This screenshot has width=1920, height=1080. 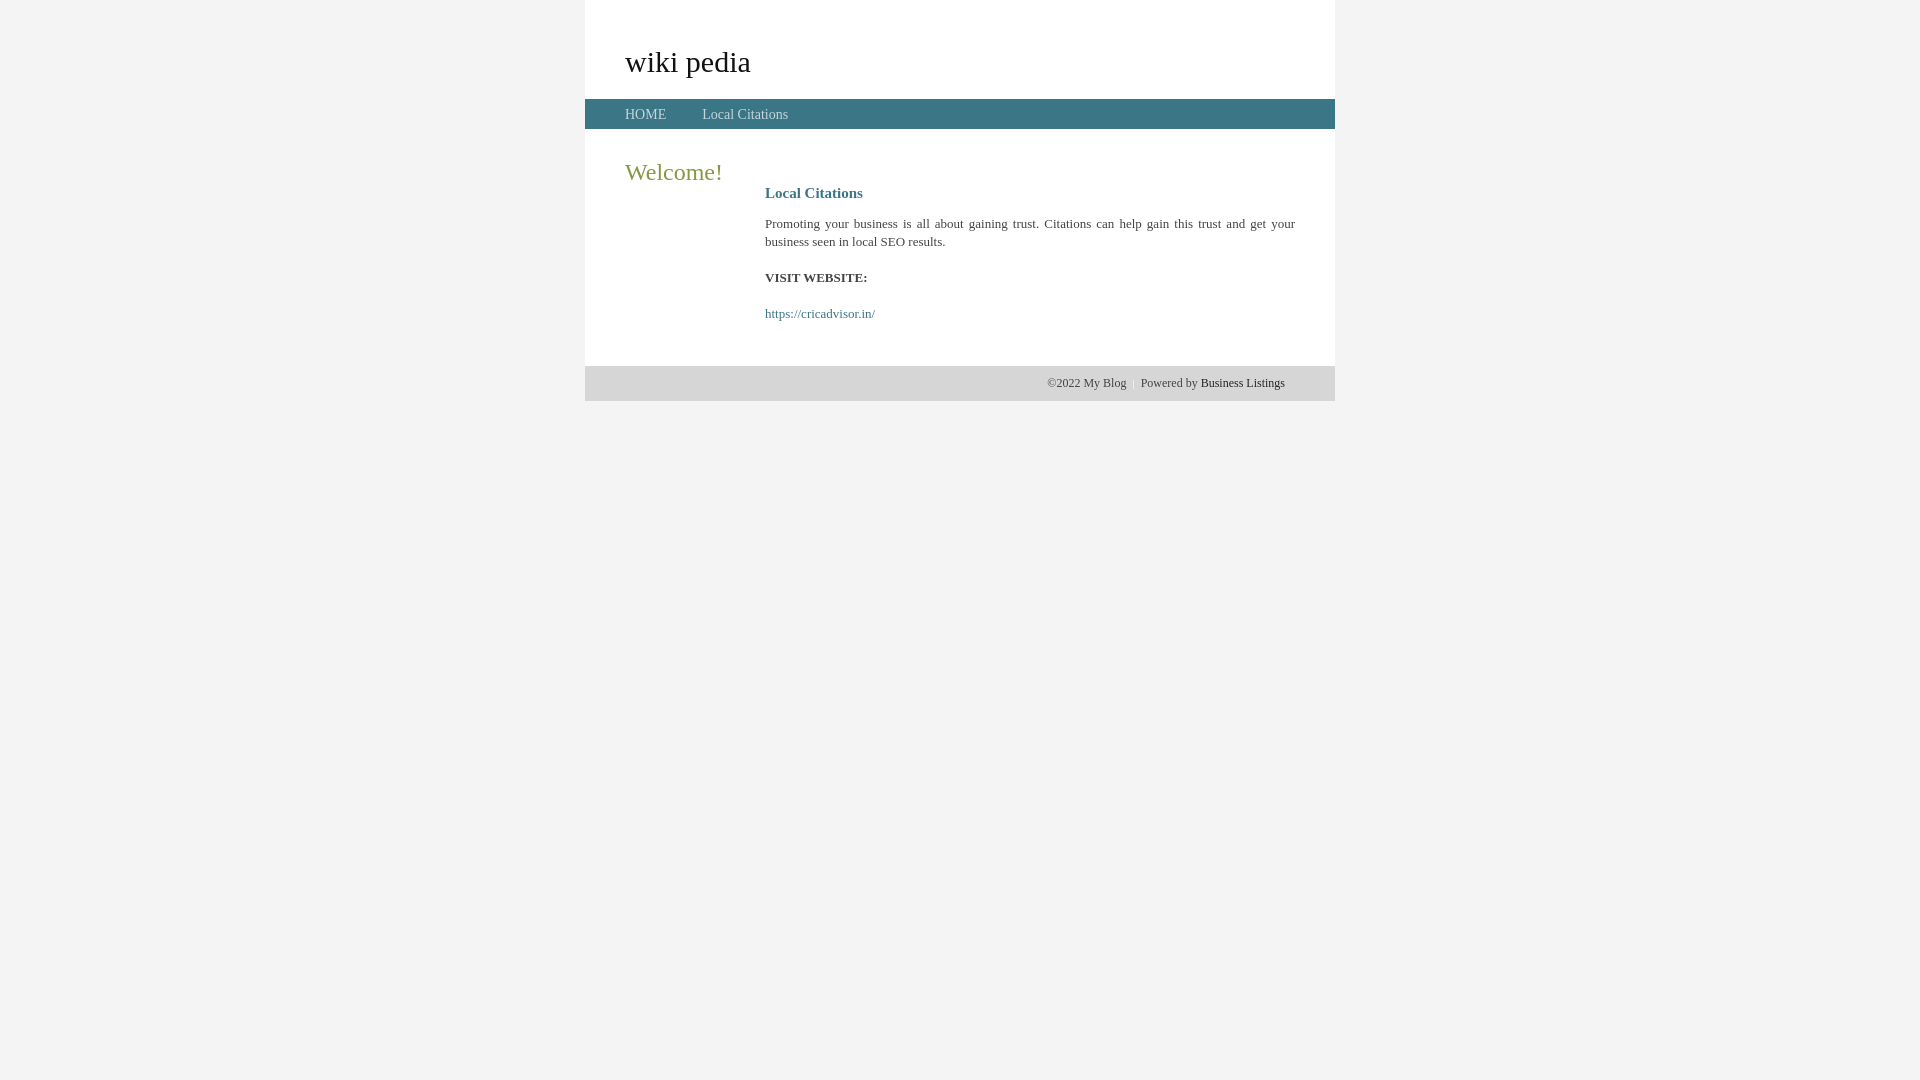 What do you see at coordinates (820, 313) in the screenshot?
I see `'https://cricadvisor.in/'` at bounding box center [820, 313].